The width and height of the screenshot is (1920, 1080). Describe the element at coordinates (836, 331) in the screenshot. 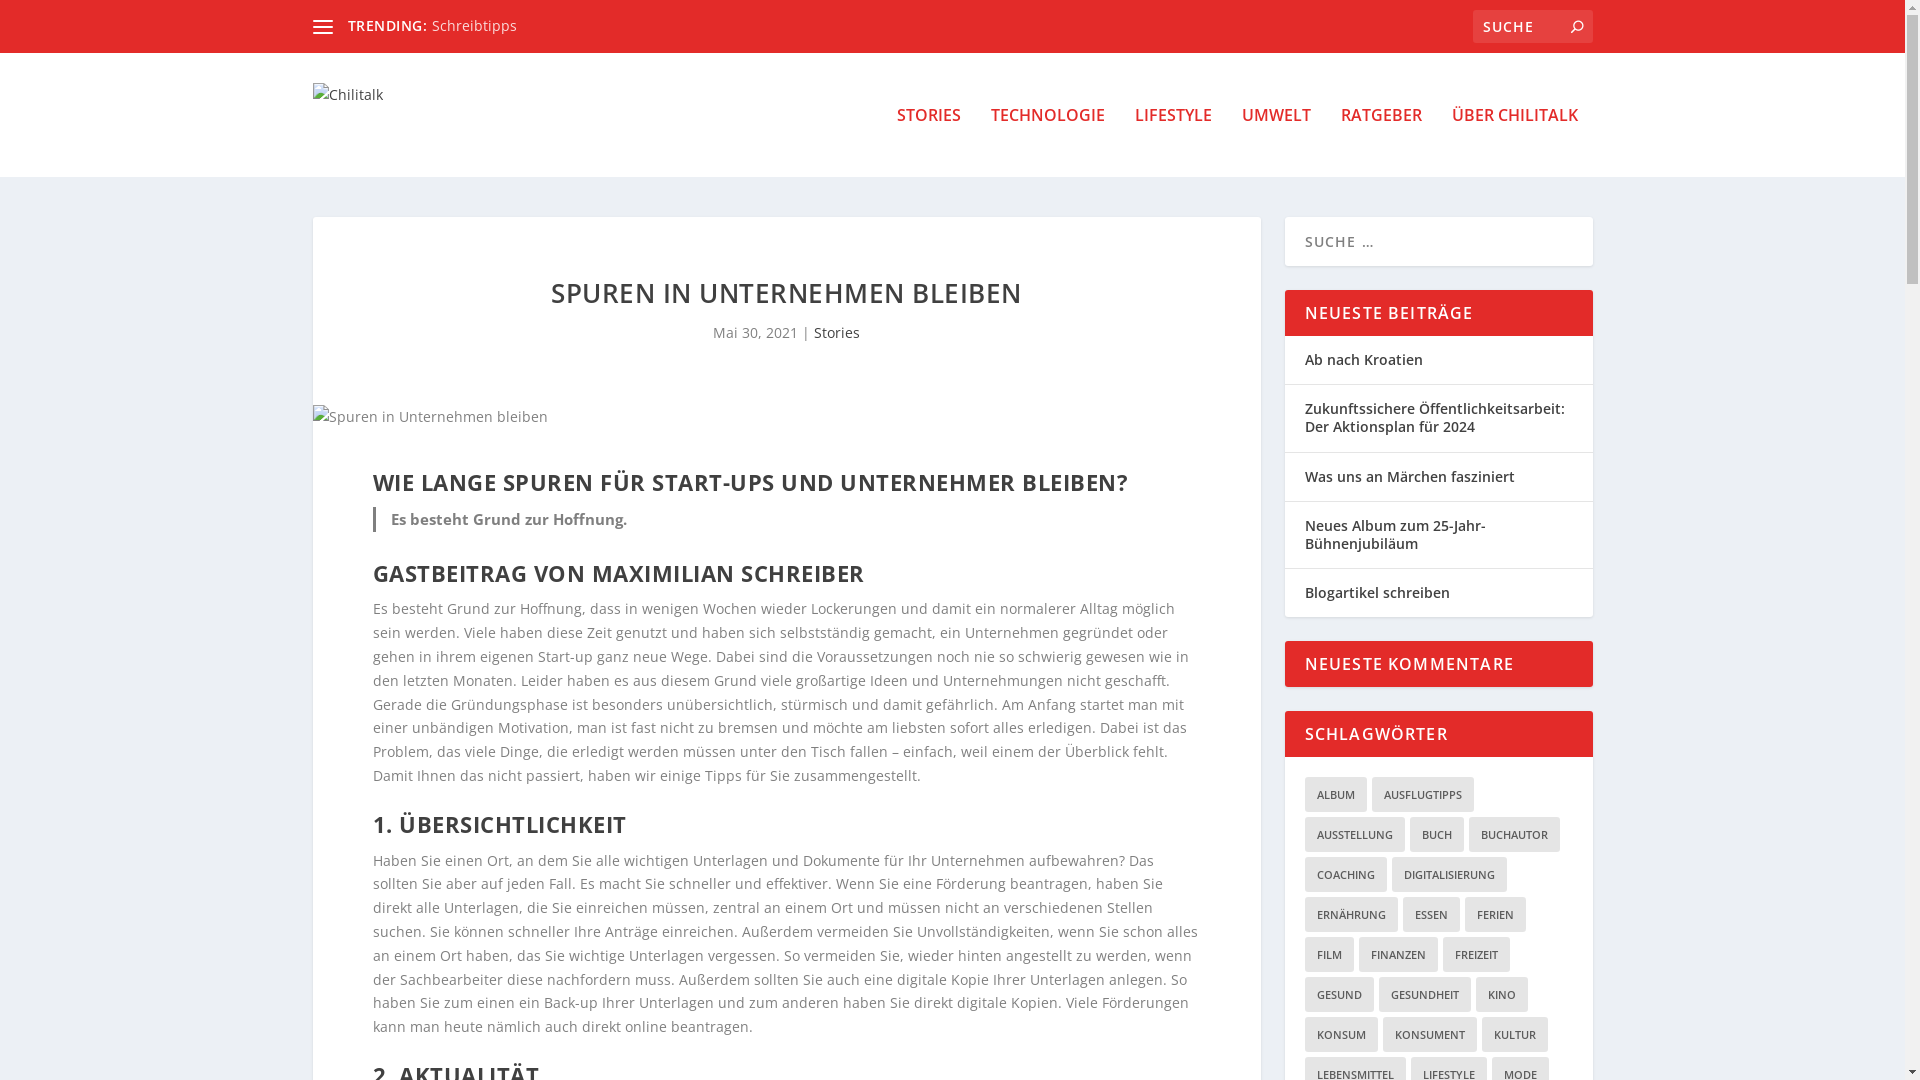

I see `'Stories'` at that location.